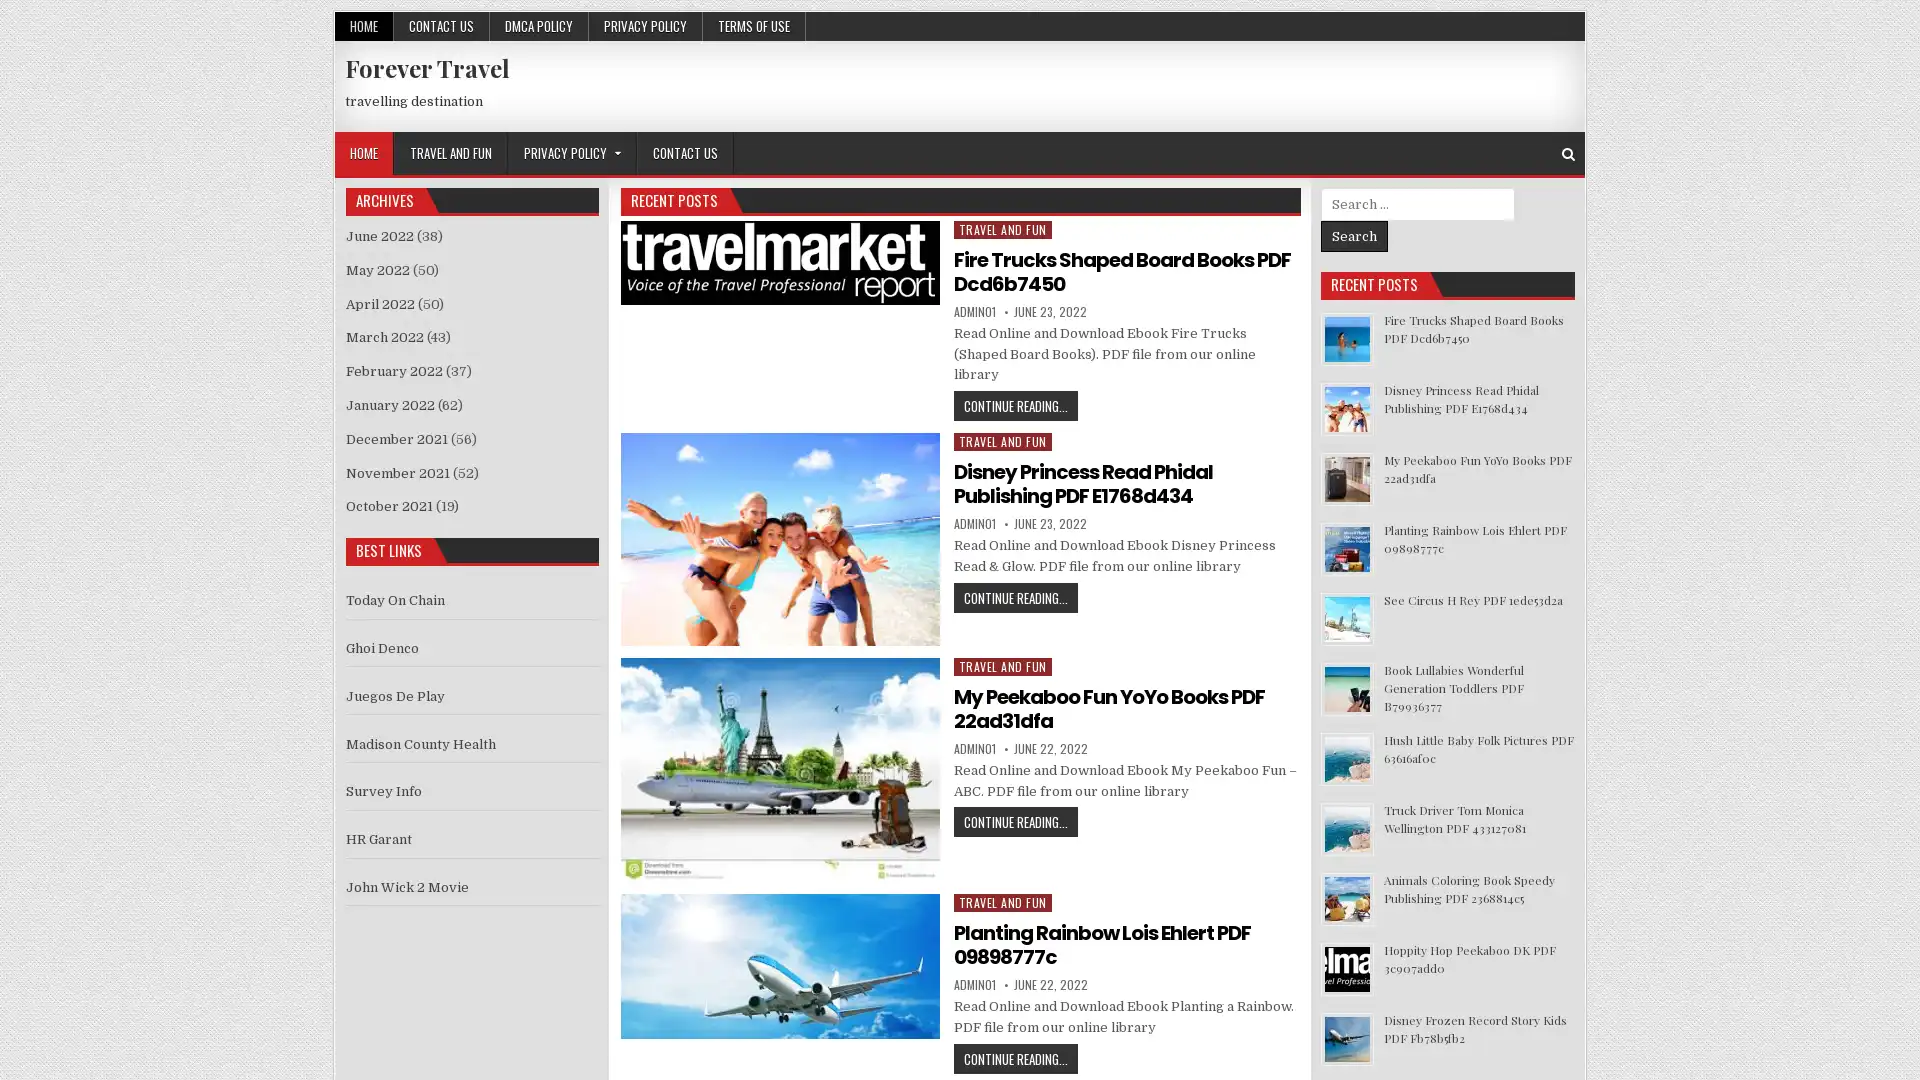 The width and height of the screenshot is (1920, 1080). I want to click on Search, so click(1354, 235).